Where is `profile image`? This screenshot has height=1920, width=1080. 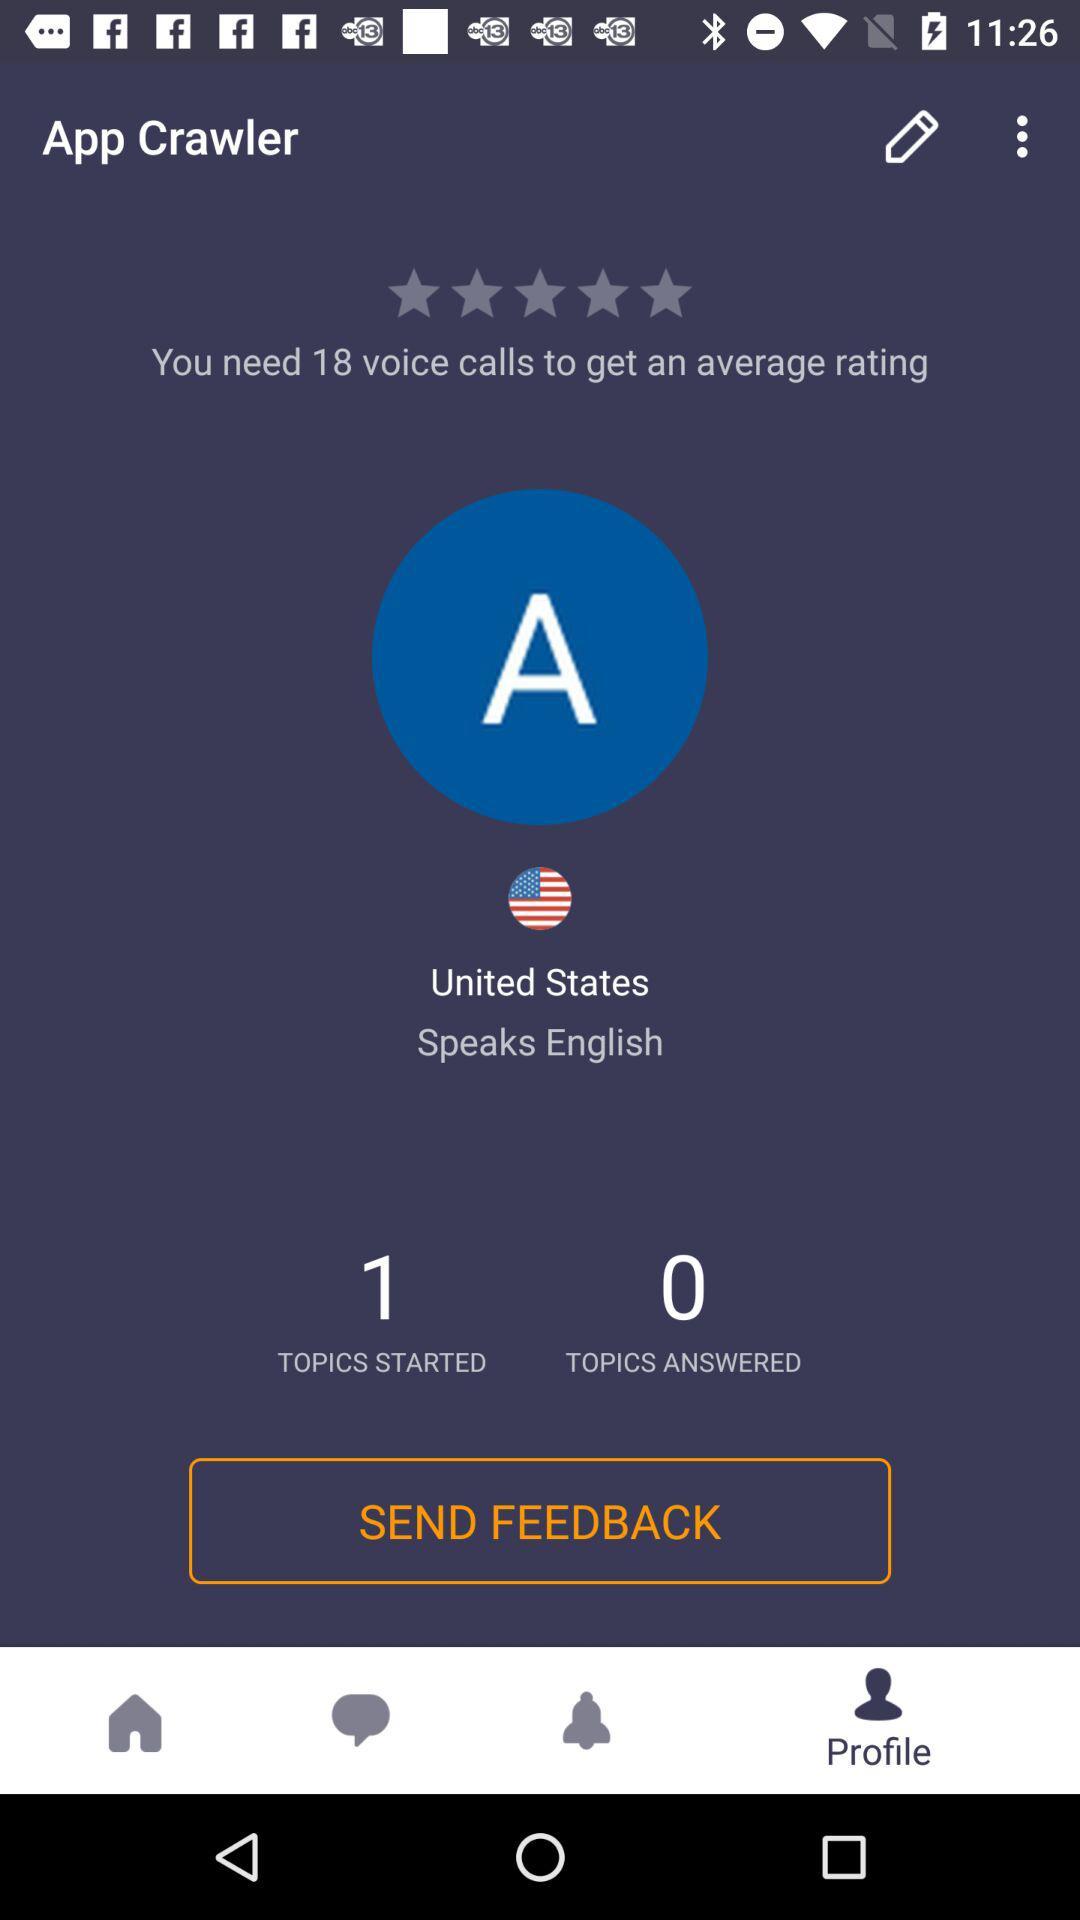 profile image is located at coordinates (540, 657).